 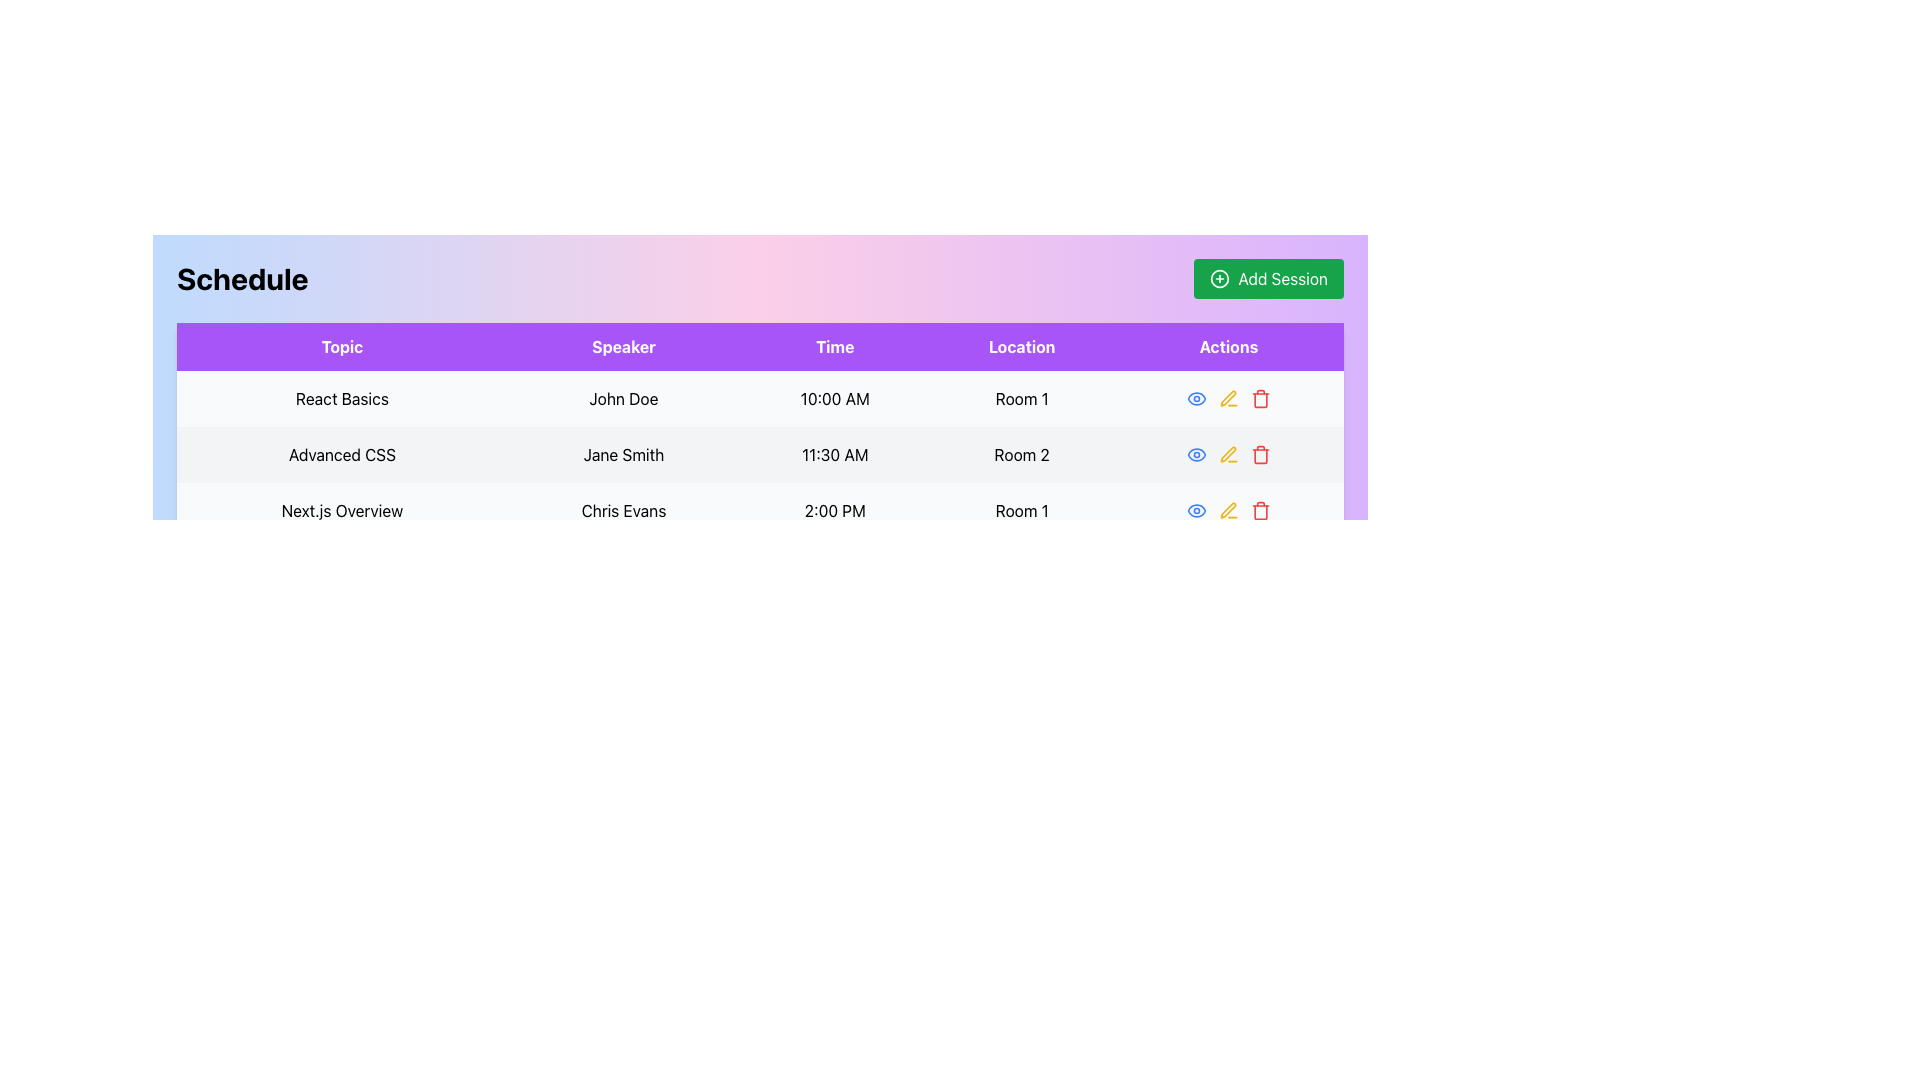 I want to click on each icon in the Horizontal Icon Group located in the 'Actions' column of the second row corresponding to the 'Advanced CSS' topic, so click(x=1227, y=455).